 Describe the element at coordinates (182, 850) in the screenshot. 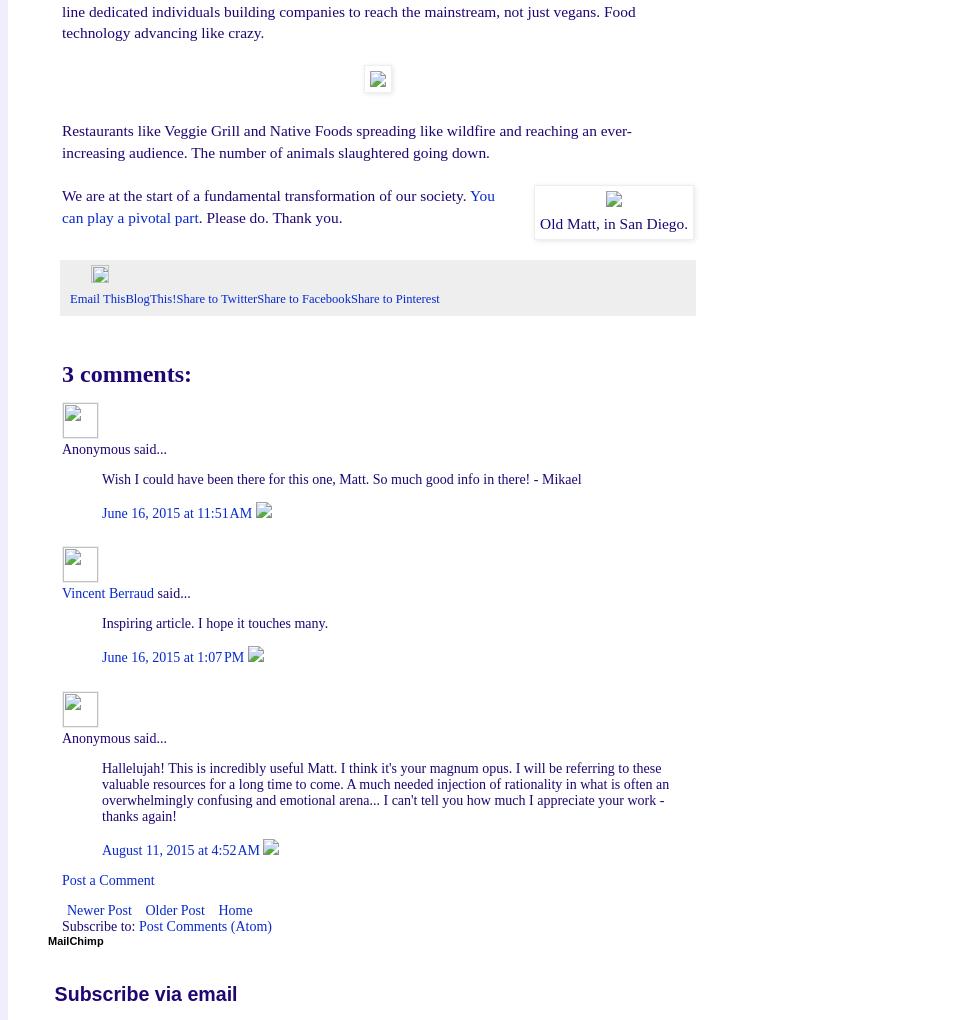

I see `'August 11, 2015 at 4:52 AM'` at that location.